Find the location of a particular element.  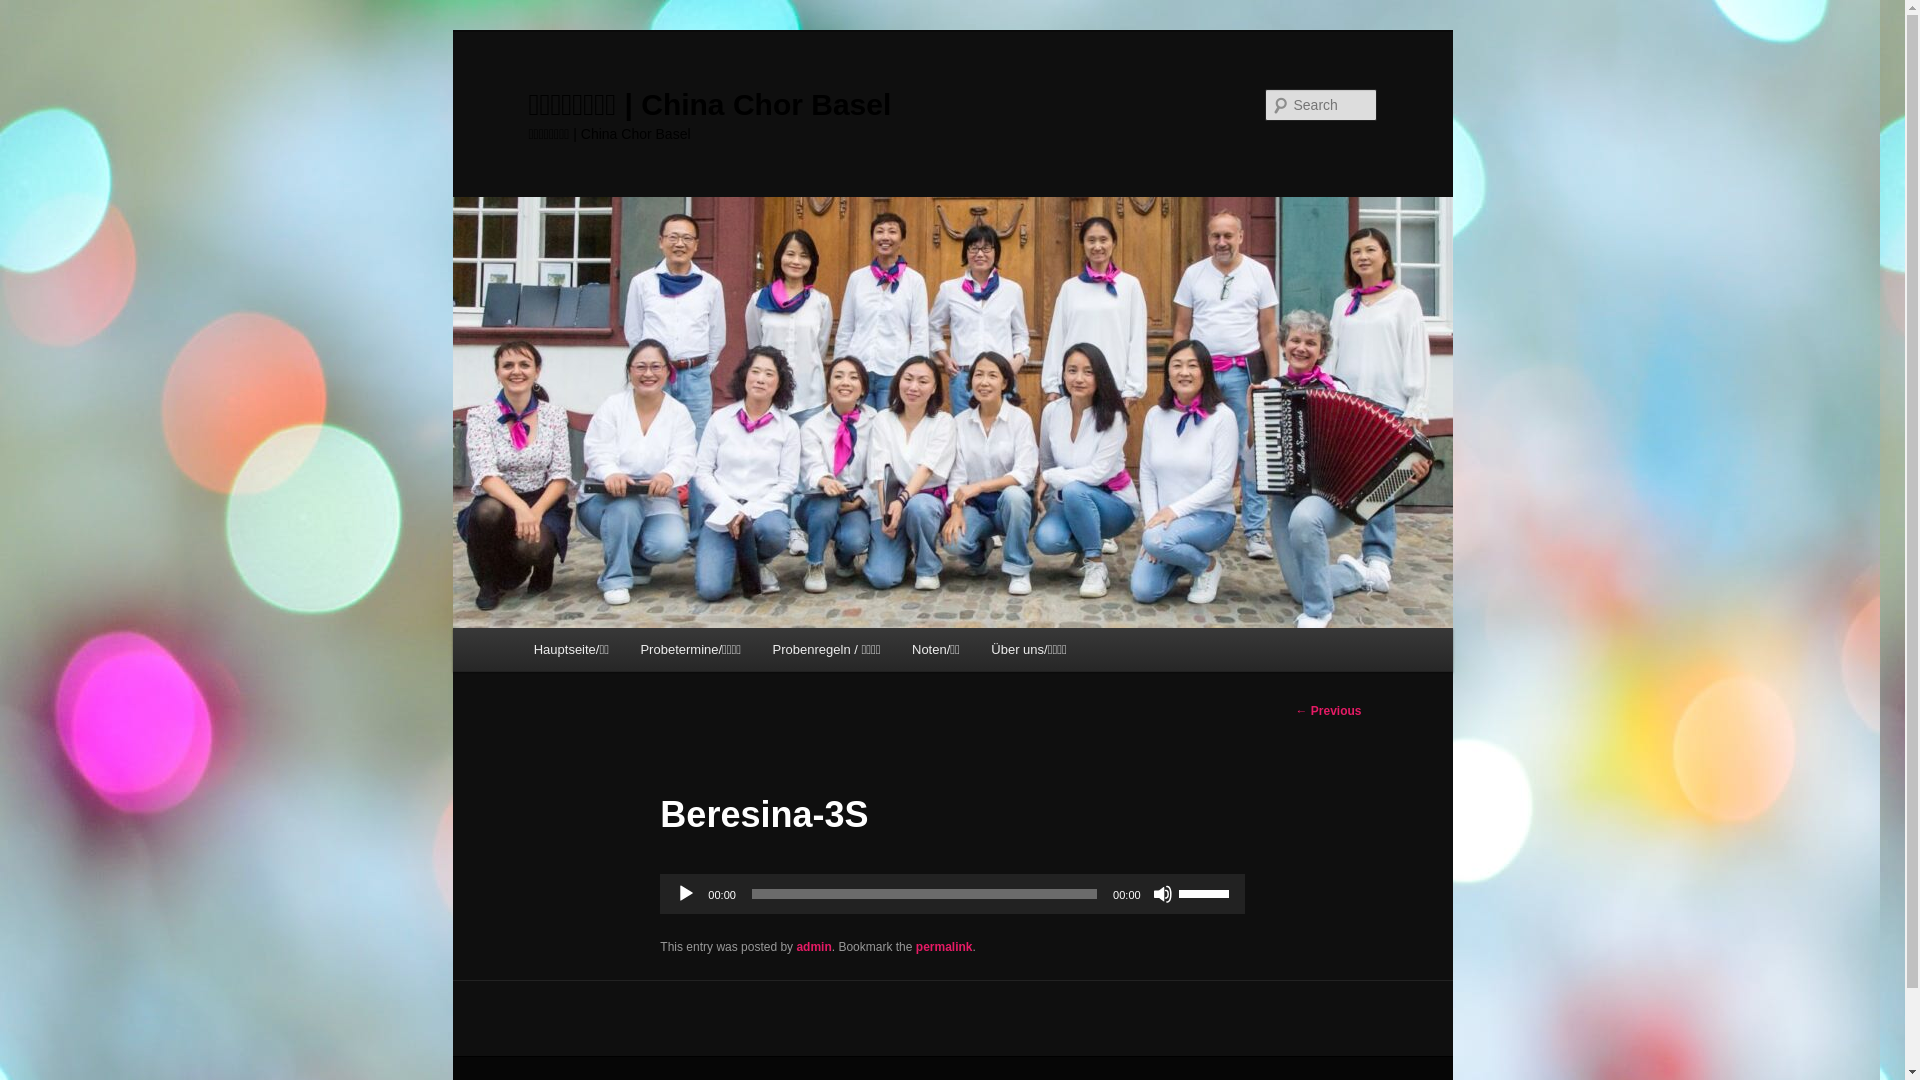

'Use Up/Down Arrow keys to increase or decrease volume.' is located at coordinates (1179, 890).